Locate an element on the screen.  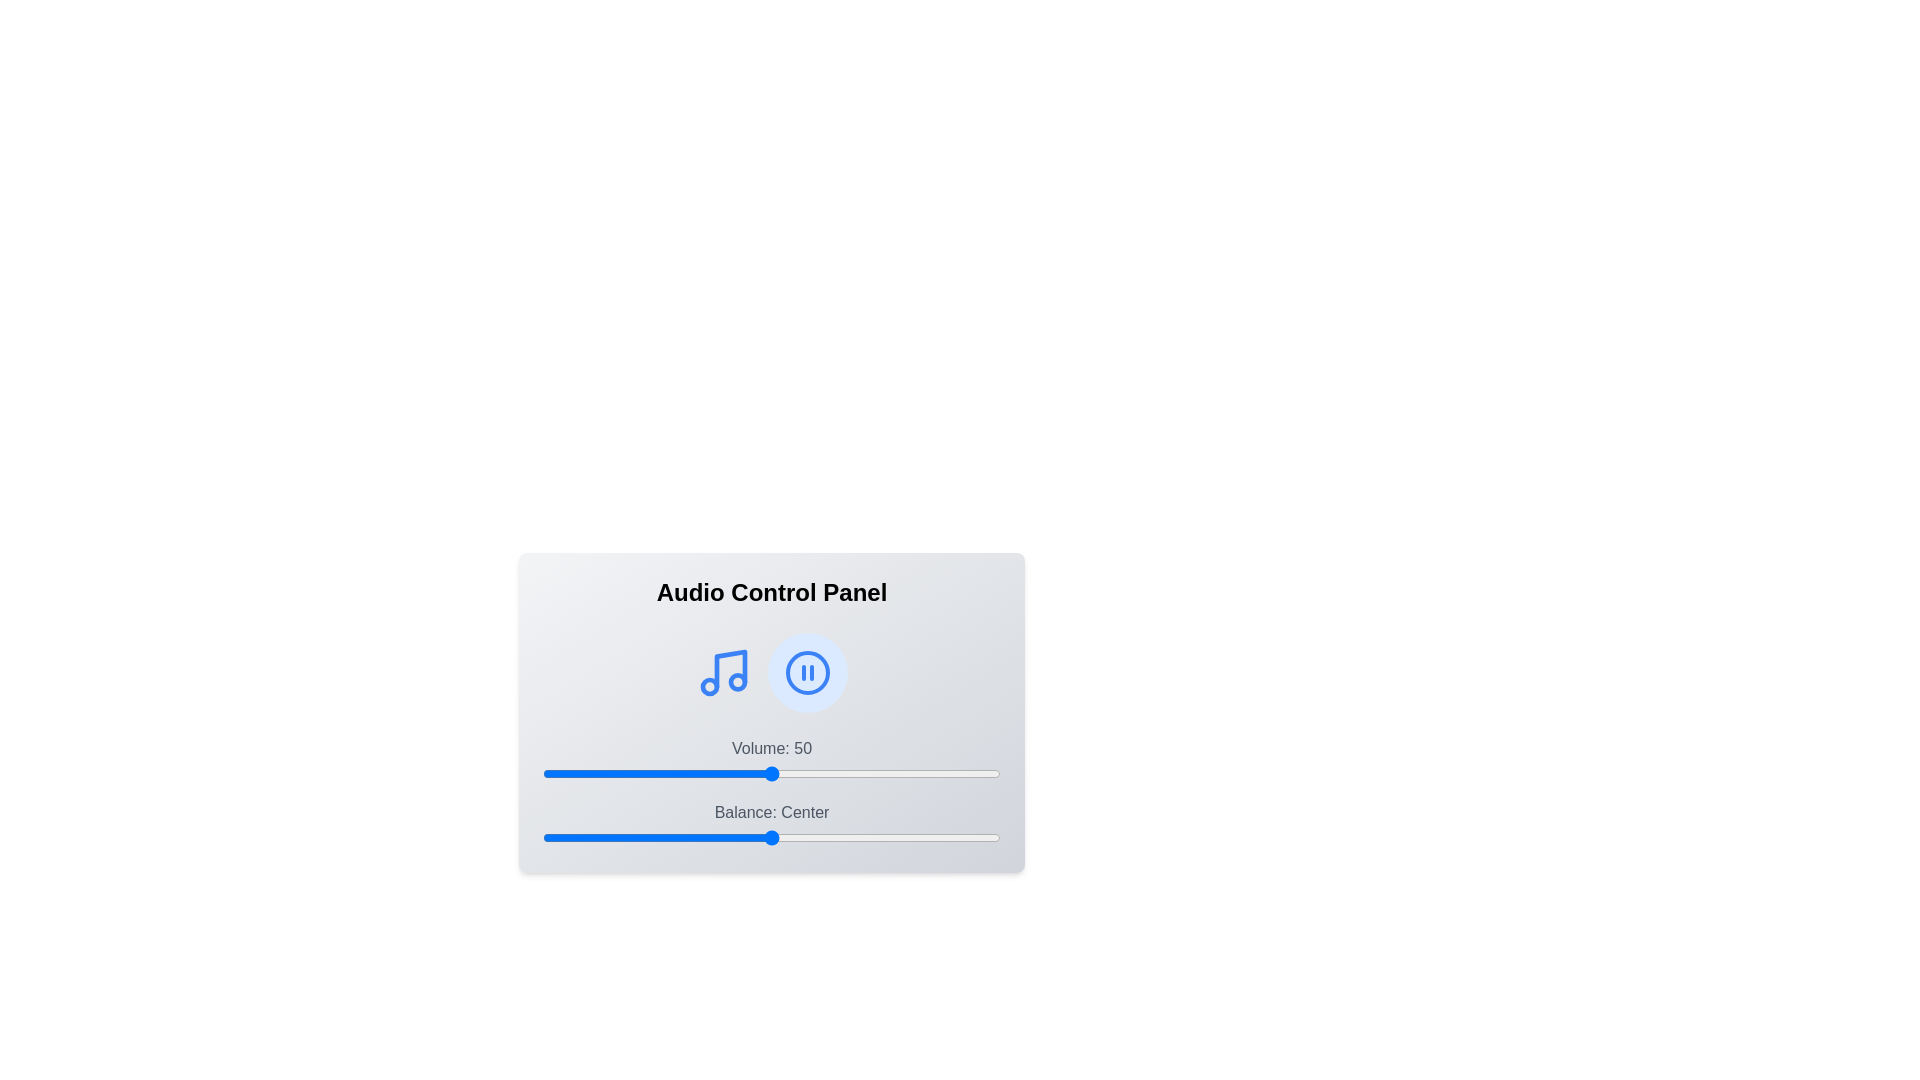
the balance is located at coordinates (996, 837).